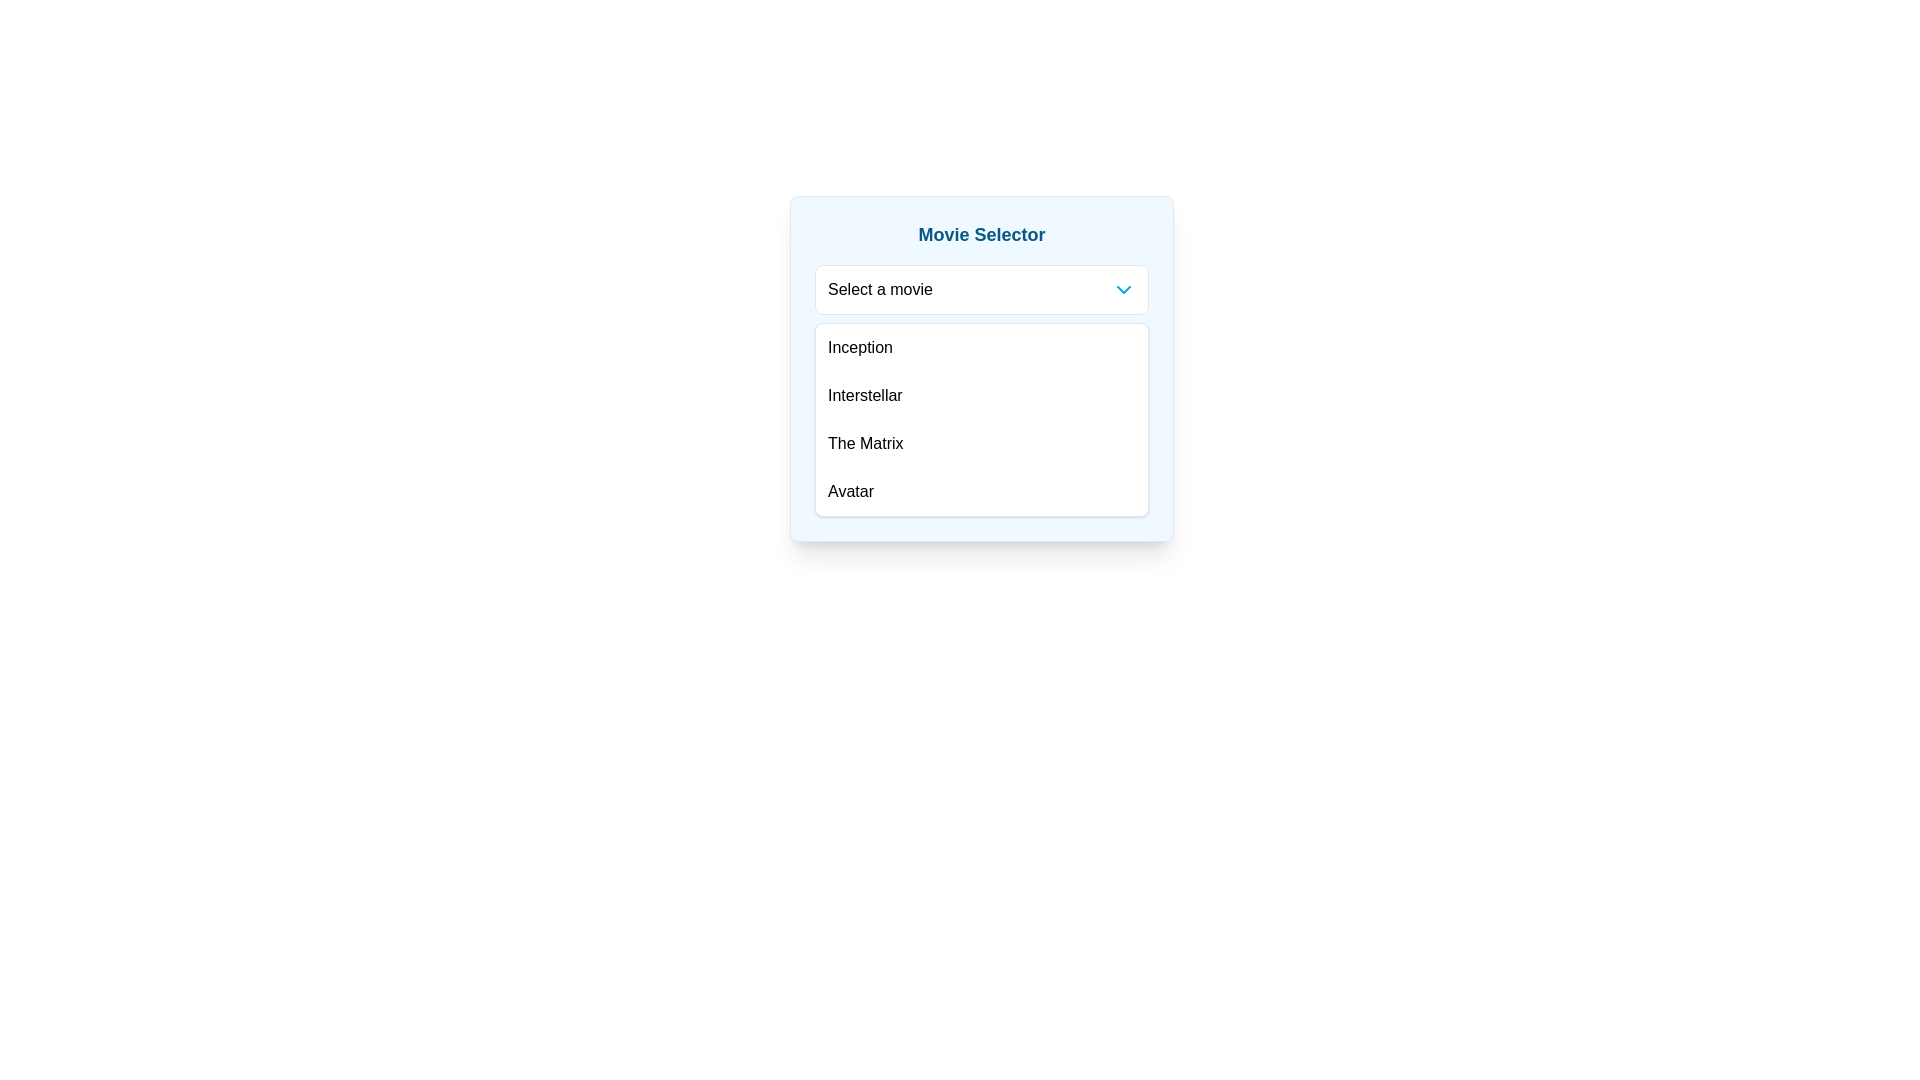 This screenshot has width=1920, height=1080. What do you see at coordinates (880, 289) in the screenshot?
I see `displayed text of the label that says 'Select a movie', which serves as a placeholder for the dropdown menu in the 'Movie Selector' section` at bounding box center [880, 289].